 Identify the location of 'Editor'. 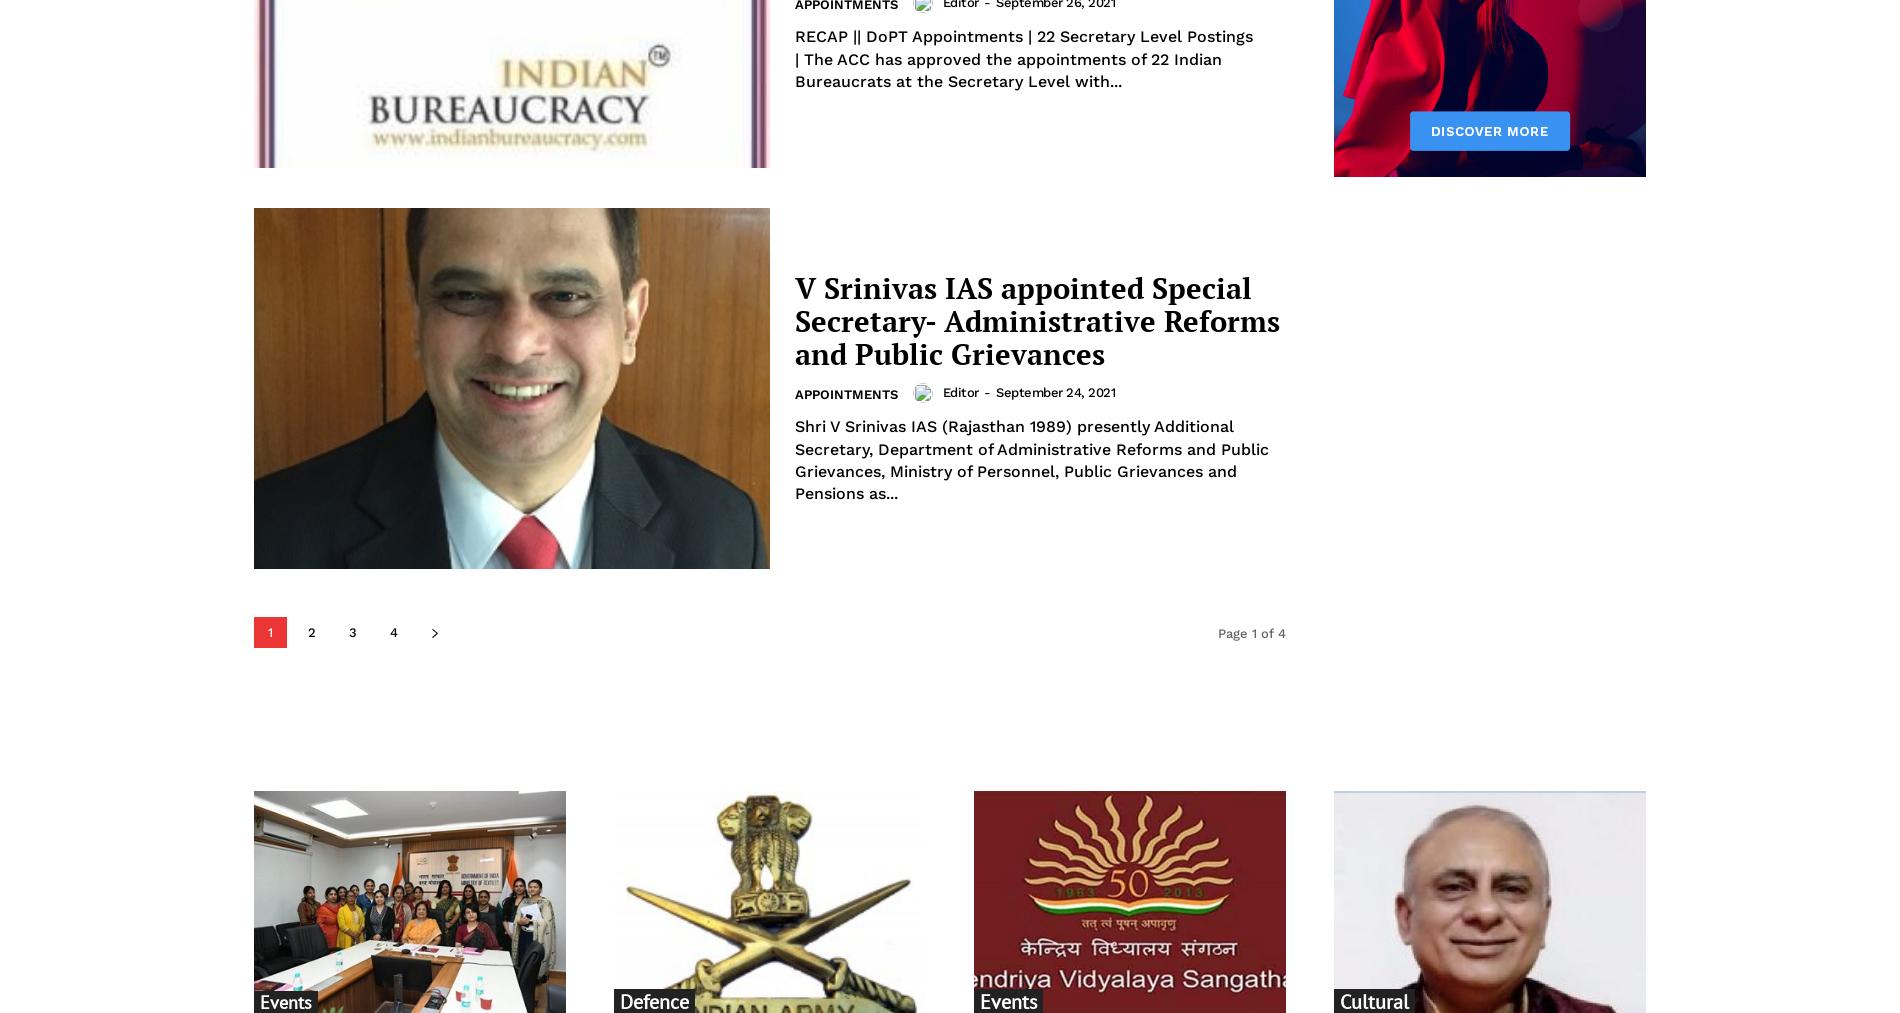
(960, 392).